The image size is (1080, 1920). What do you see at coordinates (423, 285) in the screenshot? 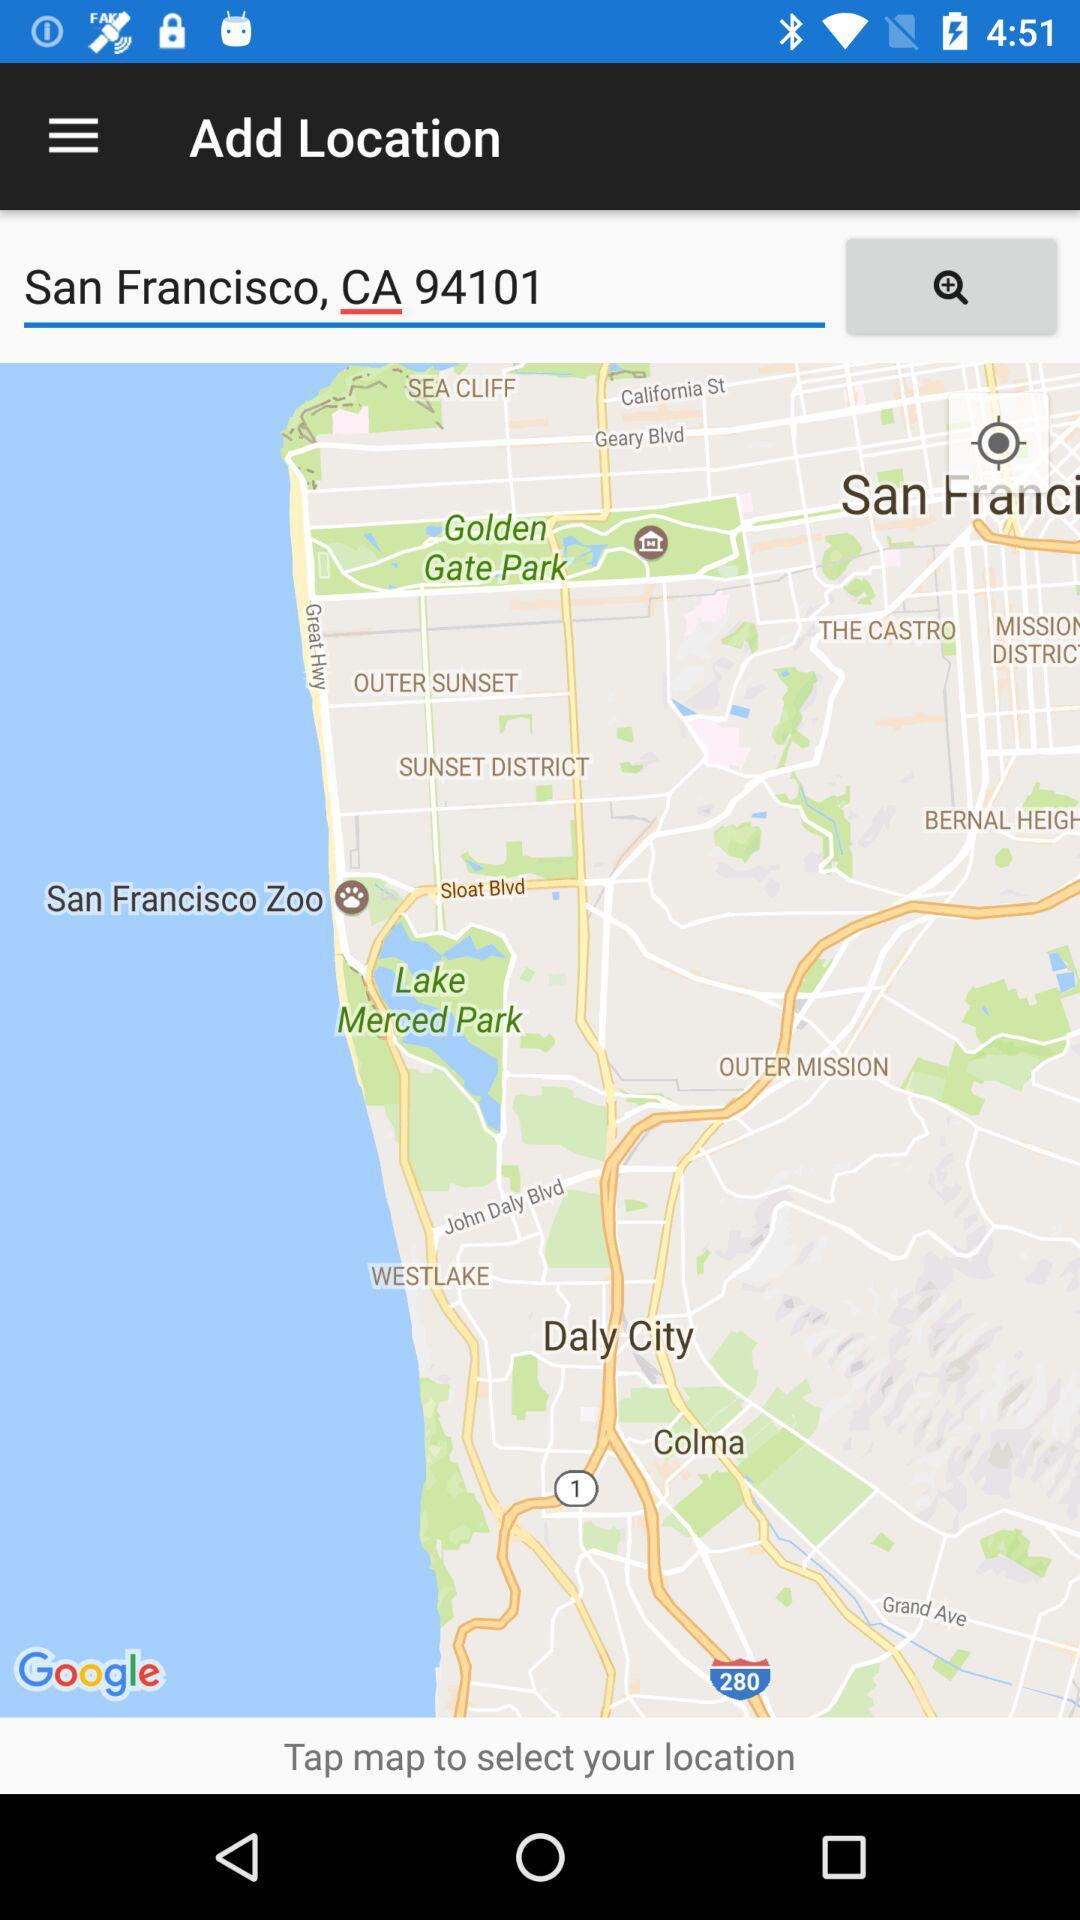
I see `san francisco ca icon` at bounding box center [423, 285].